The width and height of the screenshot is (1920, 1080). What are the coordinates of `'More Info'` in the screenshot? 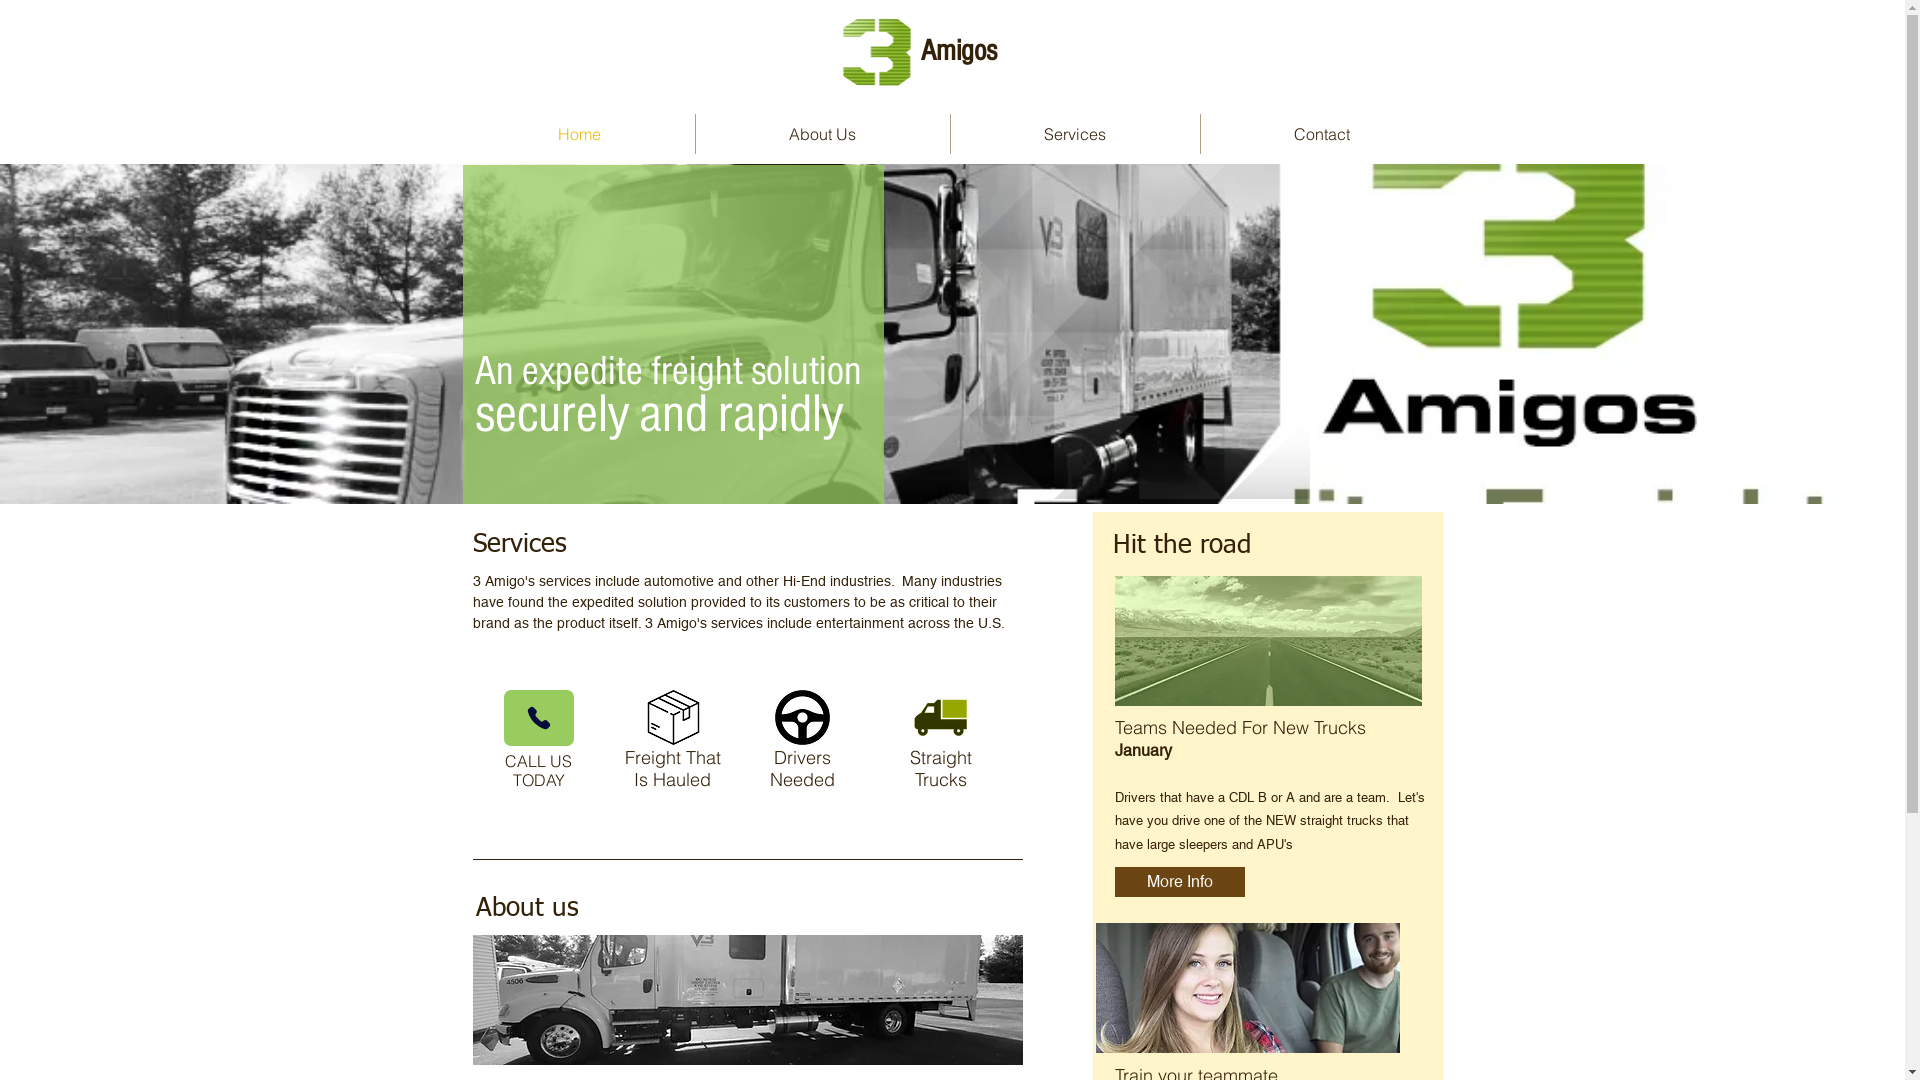 It's located at (1112, 881).